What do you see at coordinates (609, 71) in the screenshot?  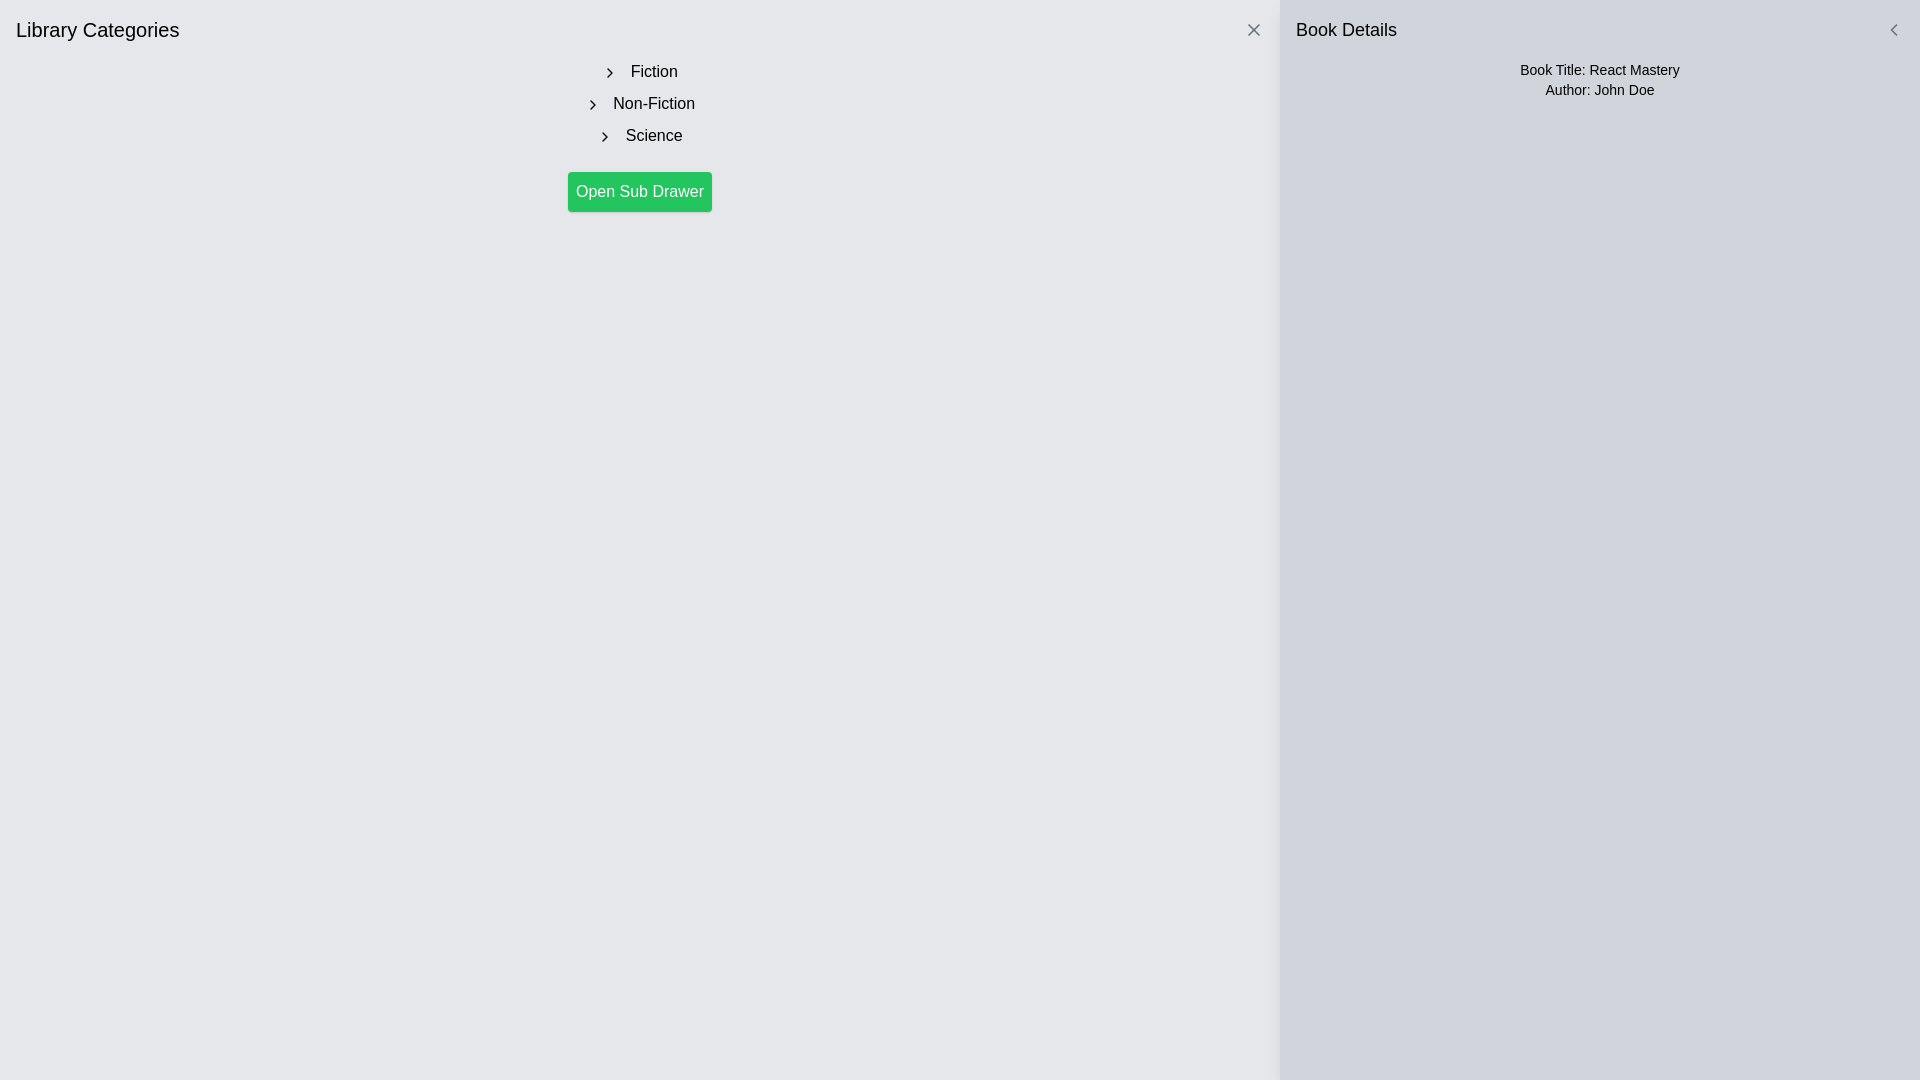 I see `the rightward-pointing chevron icon located to the left of the 'Fiction' text label` at bounding box center [609, 71].